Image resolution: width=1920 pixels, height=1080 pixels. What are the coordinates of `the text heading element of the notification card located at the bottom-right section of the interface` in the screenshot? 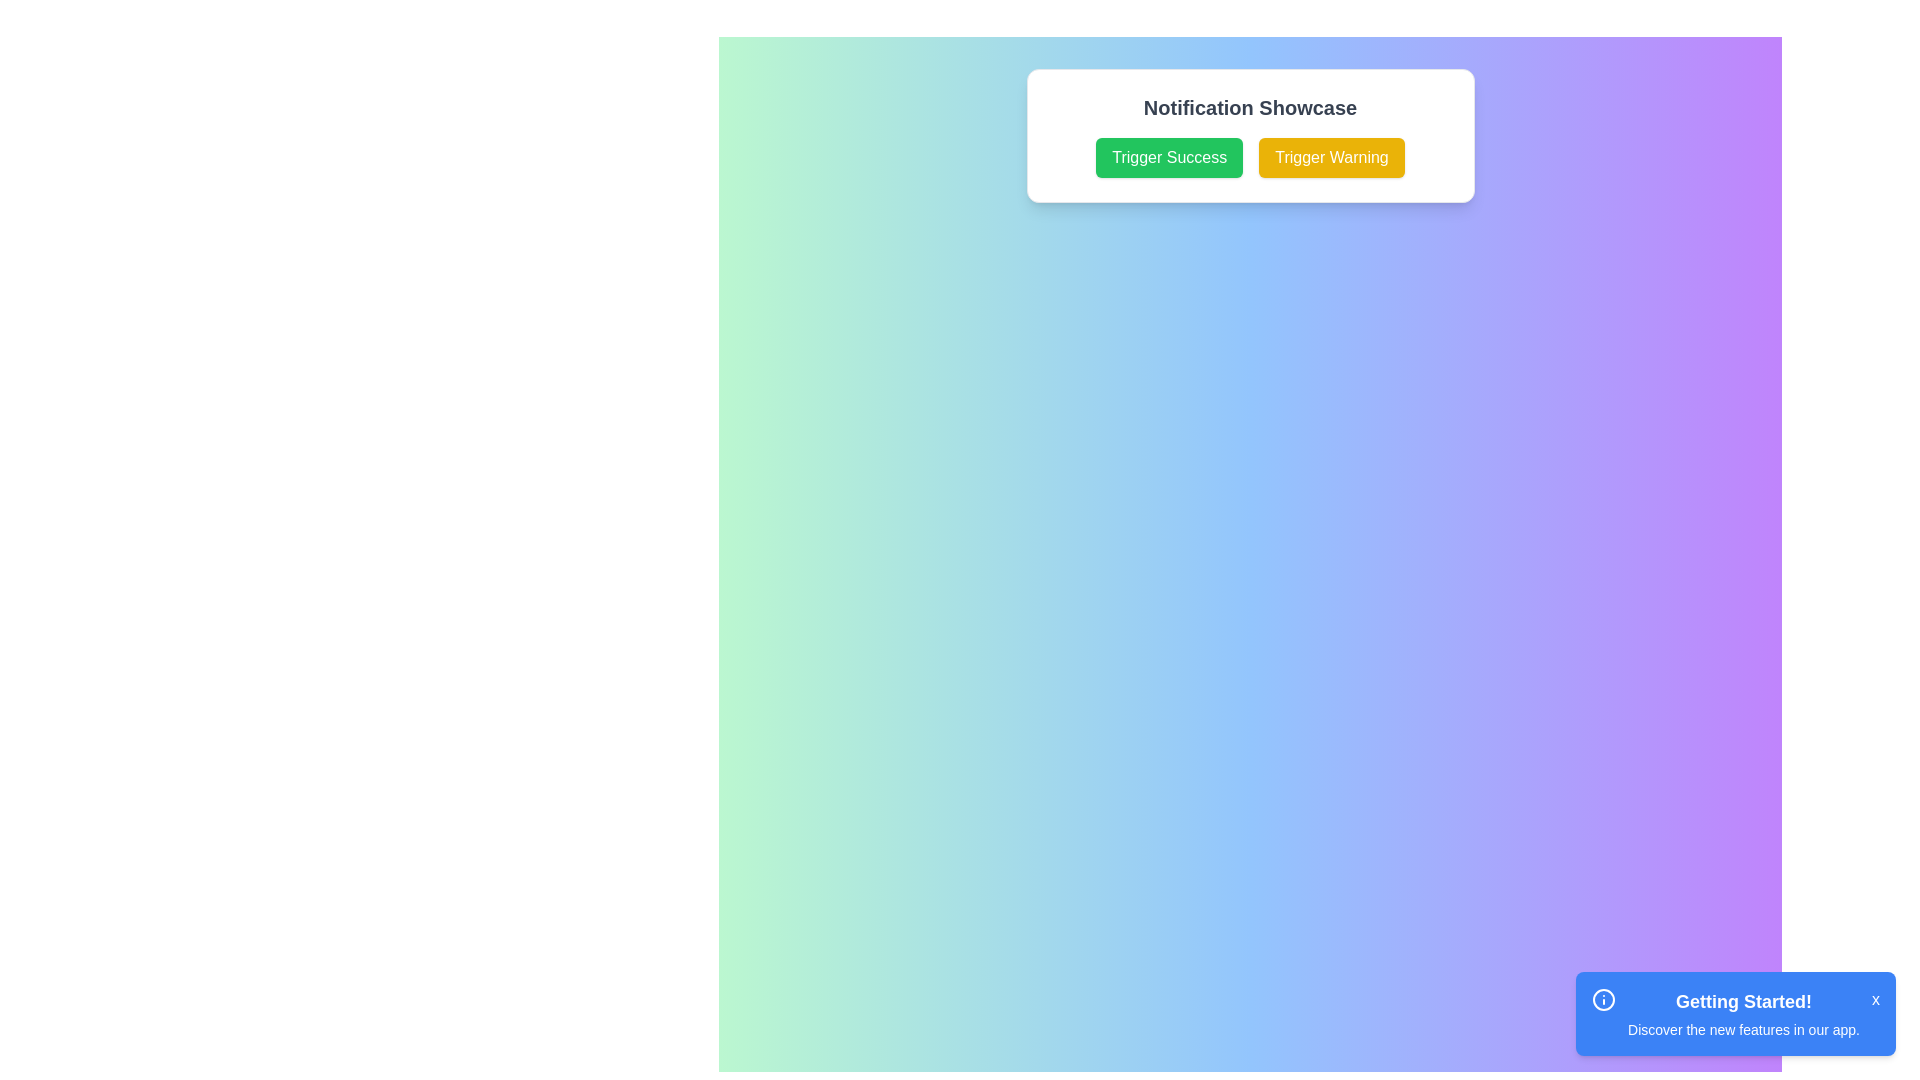 It's located at (1743, 1002).